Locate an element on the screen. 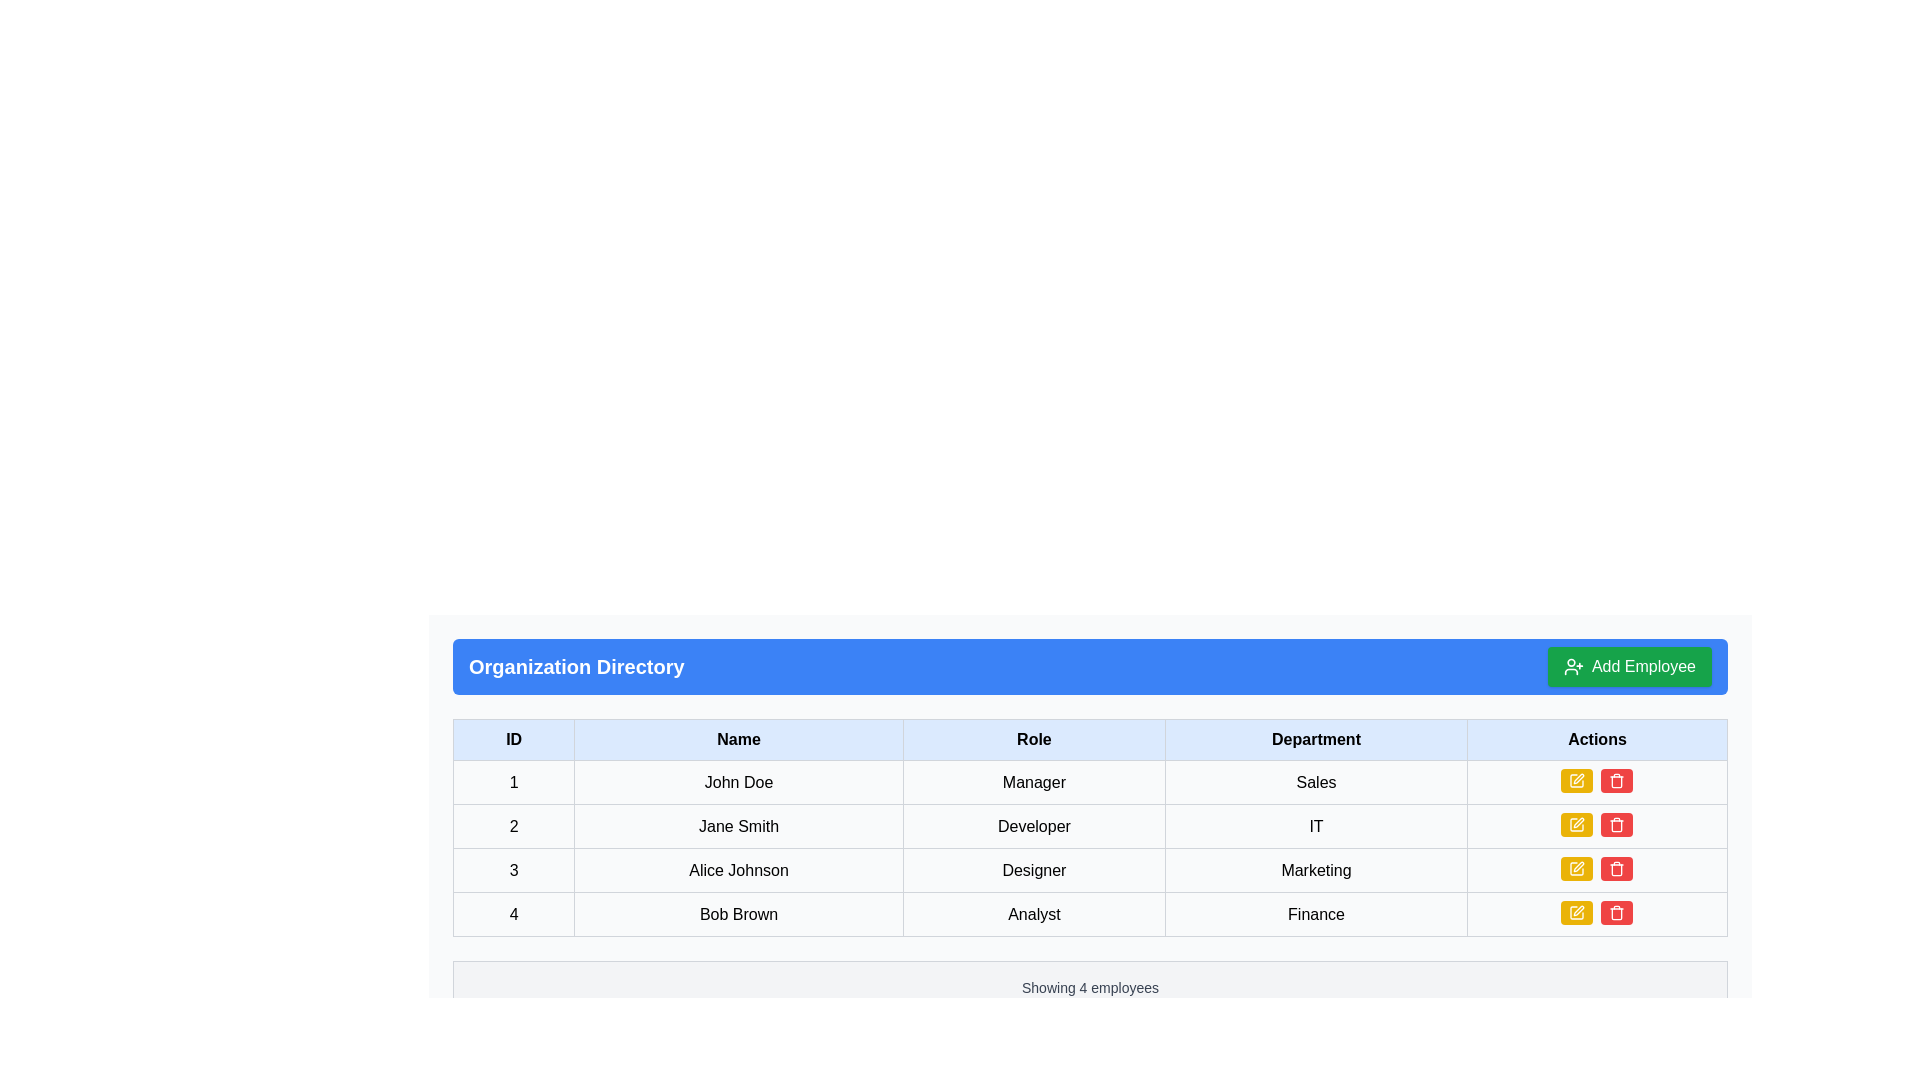  the 'Finance' department name text cell element located in the fourth row and fourth column of the organization directory table is located at coordinates (1316, 914).